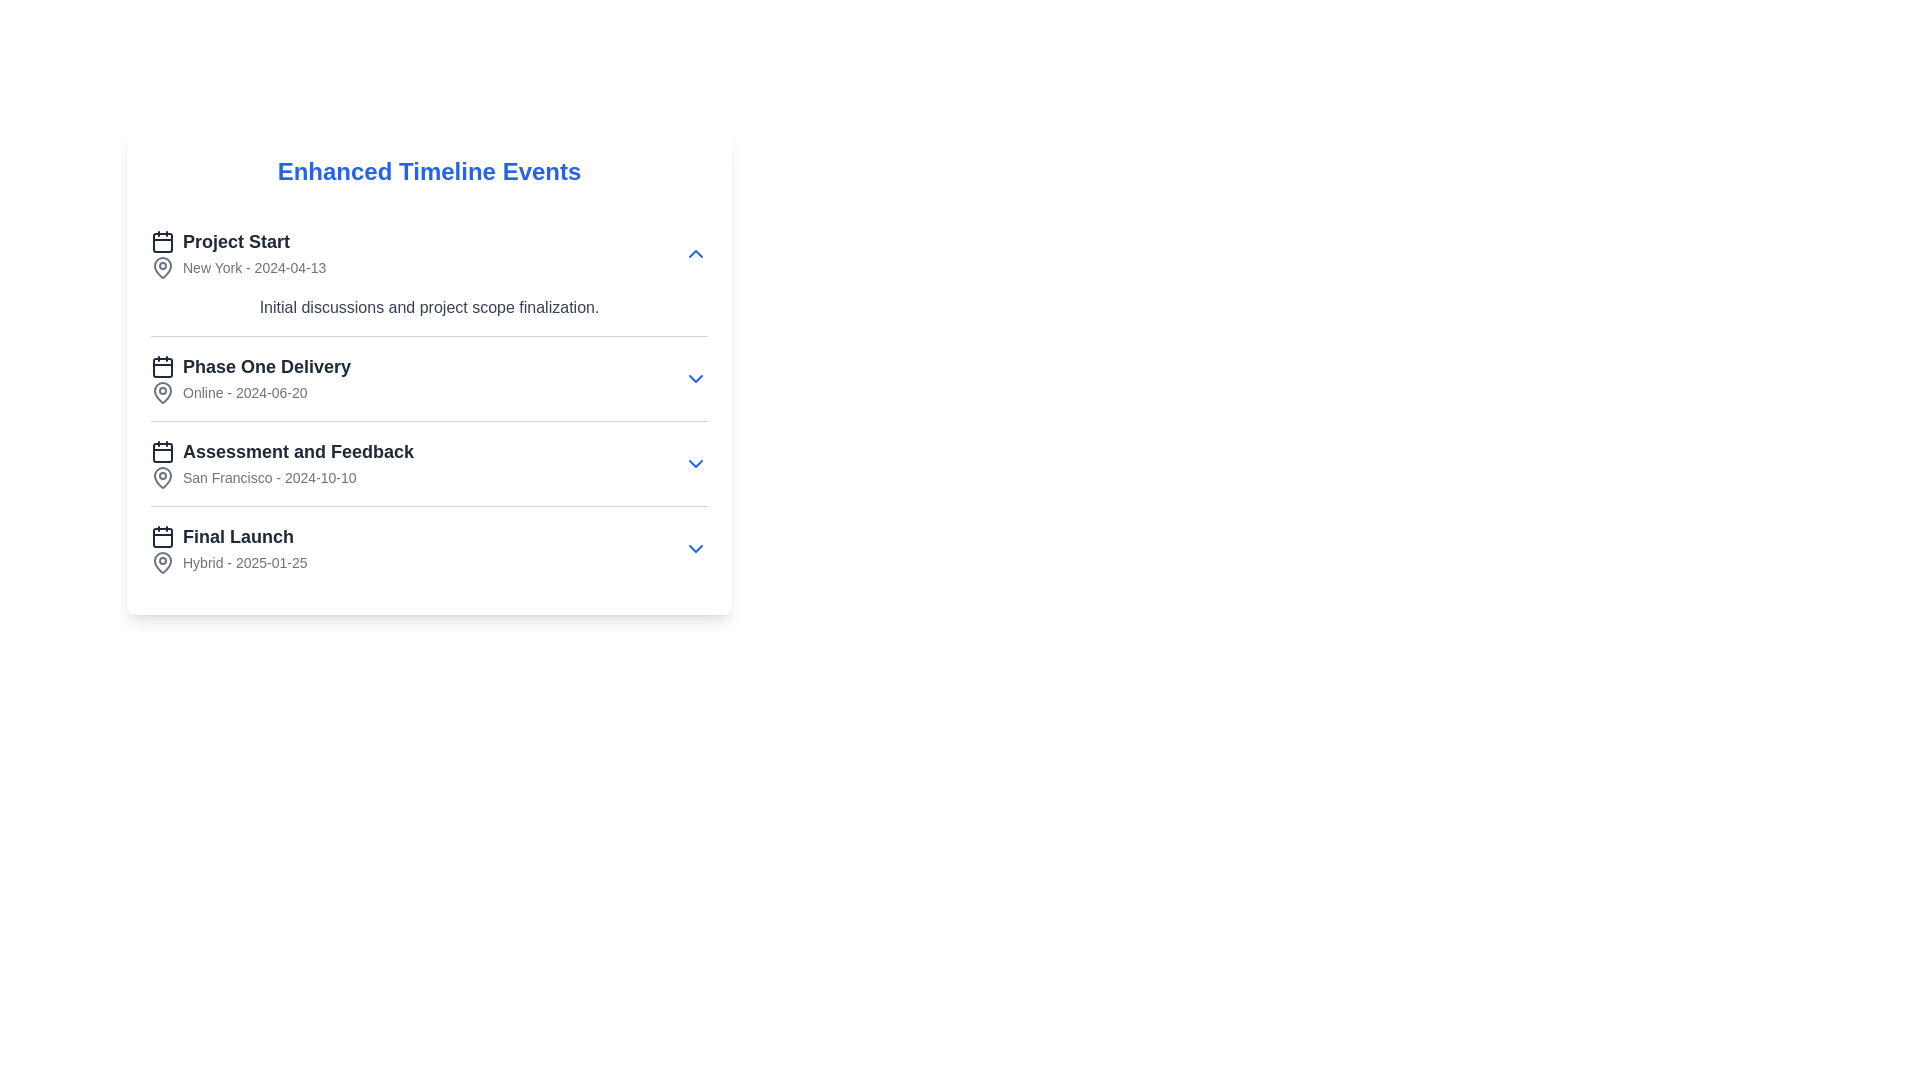 Image resolution: width=1920 pixels, height=1080 pixels. I want to click on the calendar icon located in the 'Phase One Delivery' section of the timeline, which is characterized by its rectangular base with rounded corners and a row of checker boxes at the top, so click(163, 366).